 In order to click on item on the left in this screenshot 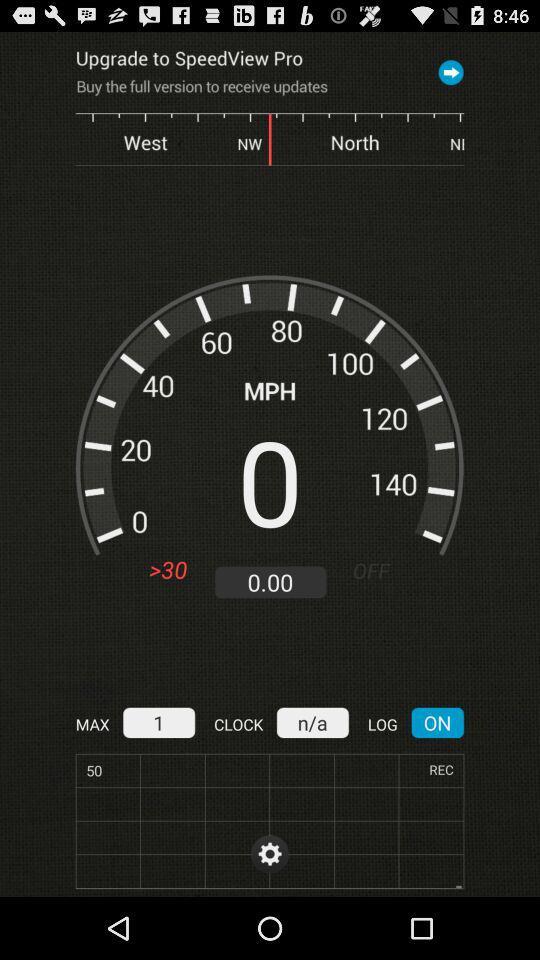, I will do `click(167, 570)`.